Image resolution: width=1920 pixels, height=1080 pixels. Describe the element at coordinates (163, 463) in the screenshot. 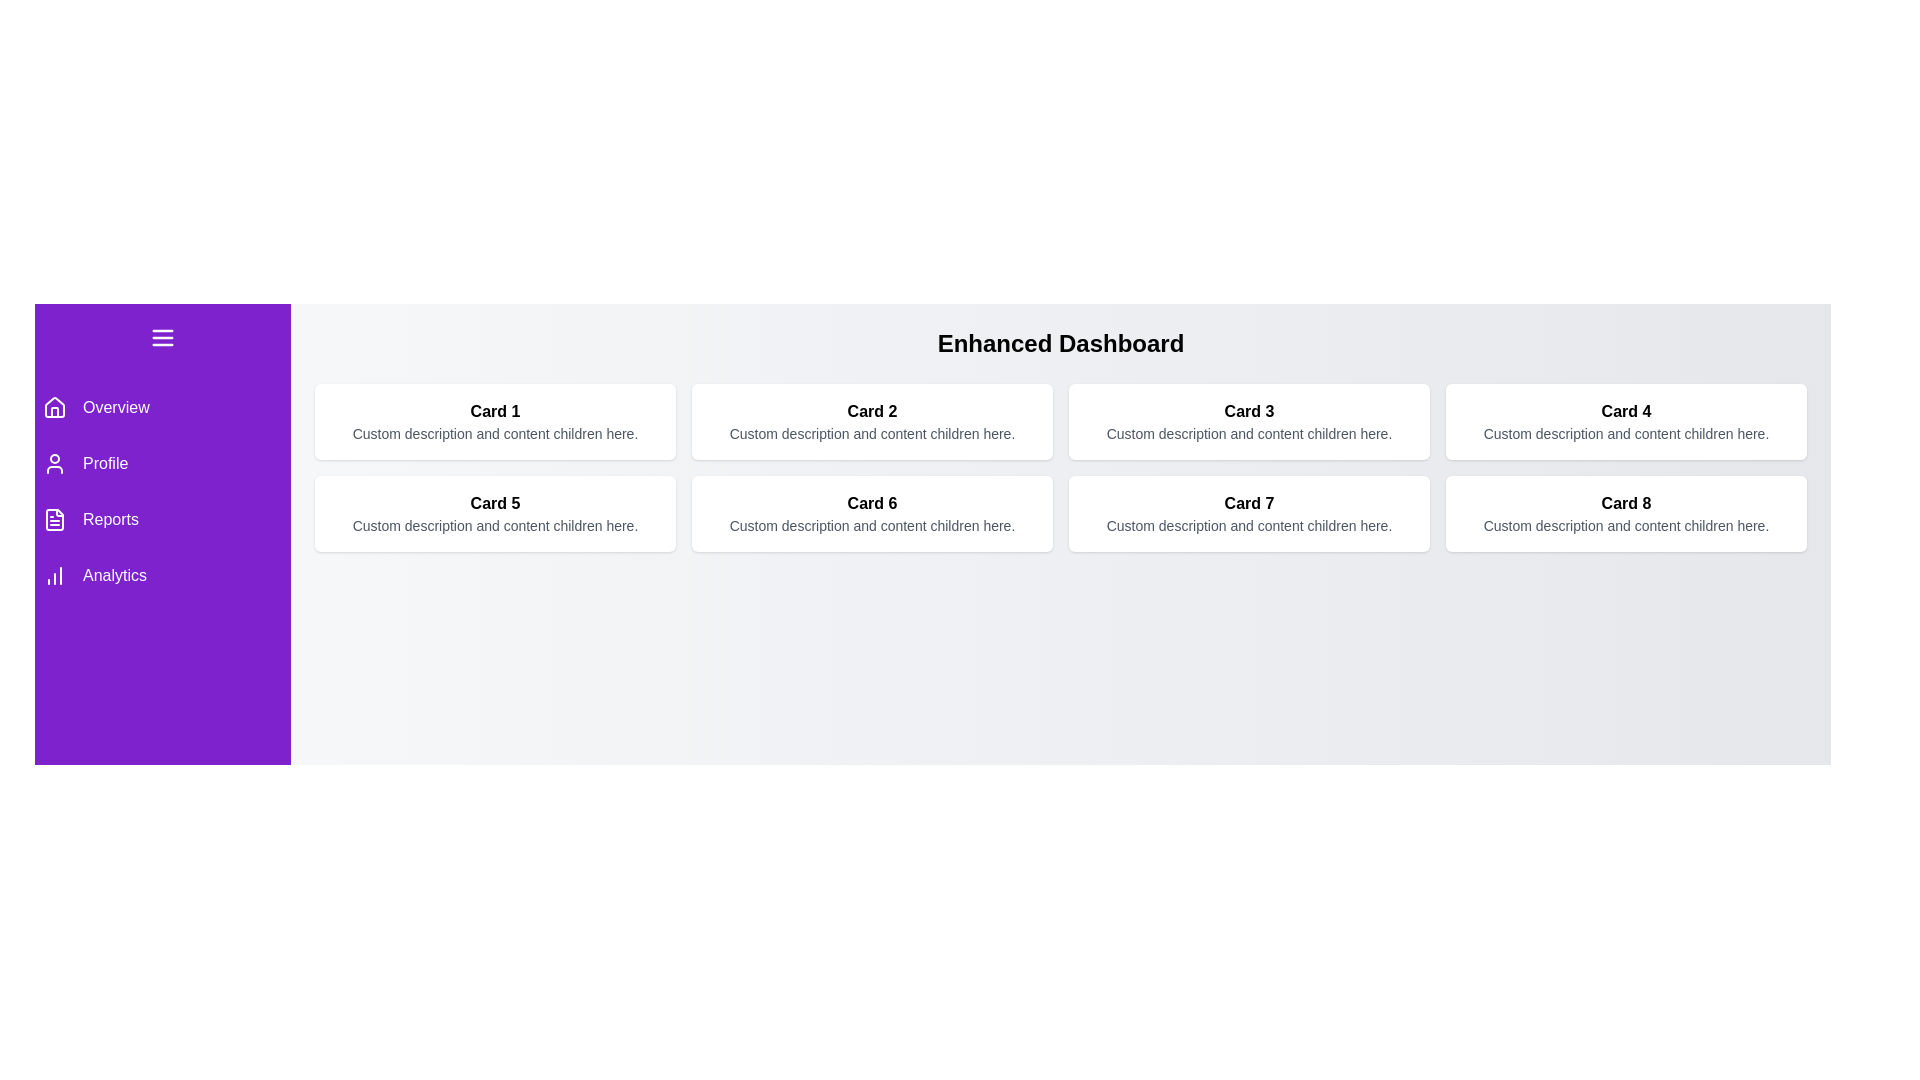

I see `the menu item Profile to navigate to the corresponding section` at that location.